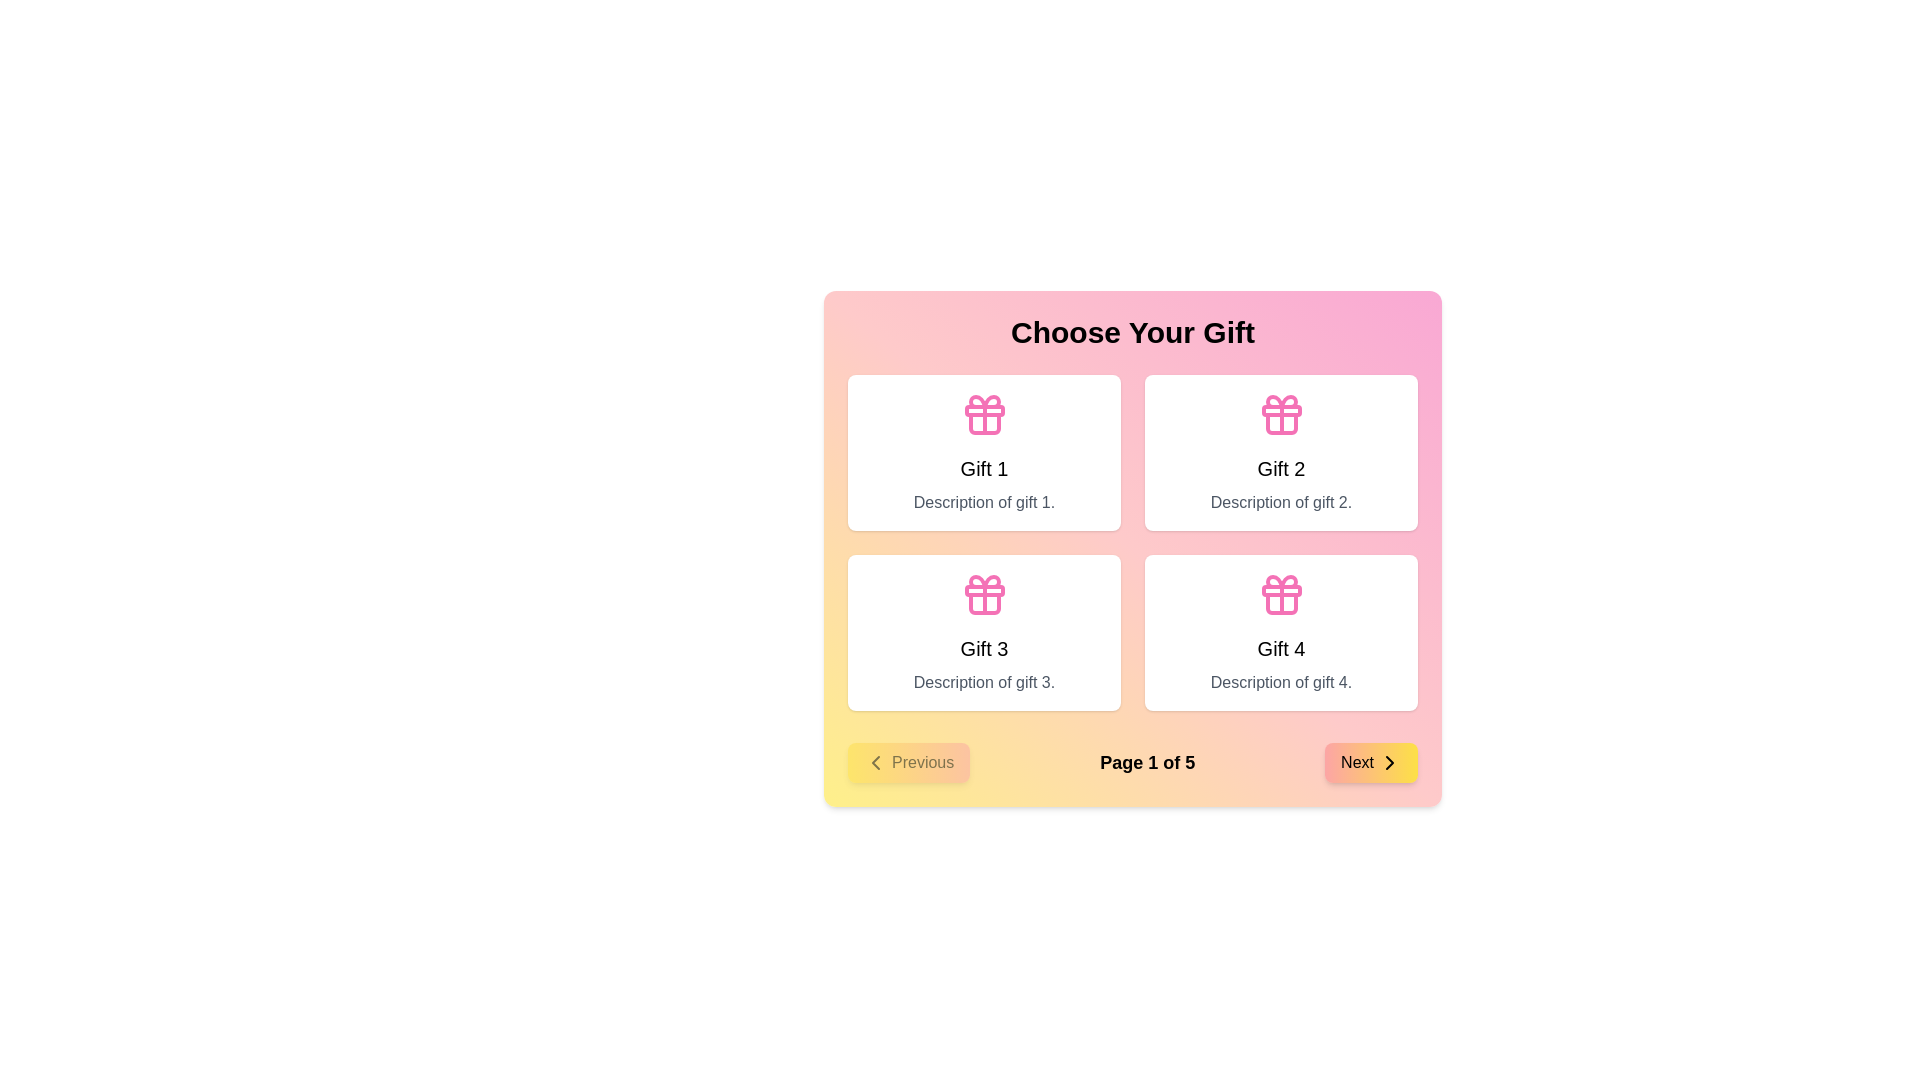 This screenshot has width=1920, height=1080. I want to click on the text label identifying the fourth gift card, labeled as 'Gift 4', located in the bottom-right corner of the grid layout, so click(1281, 648).